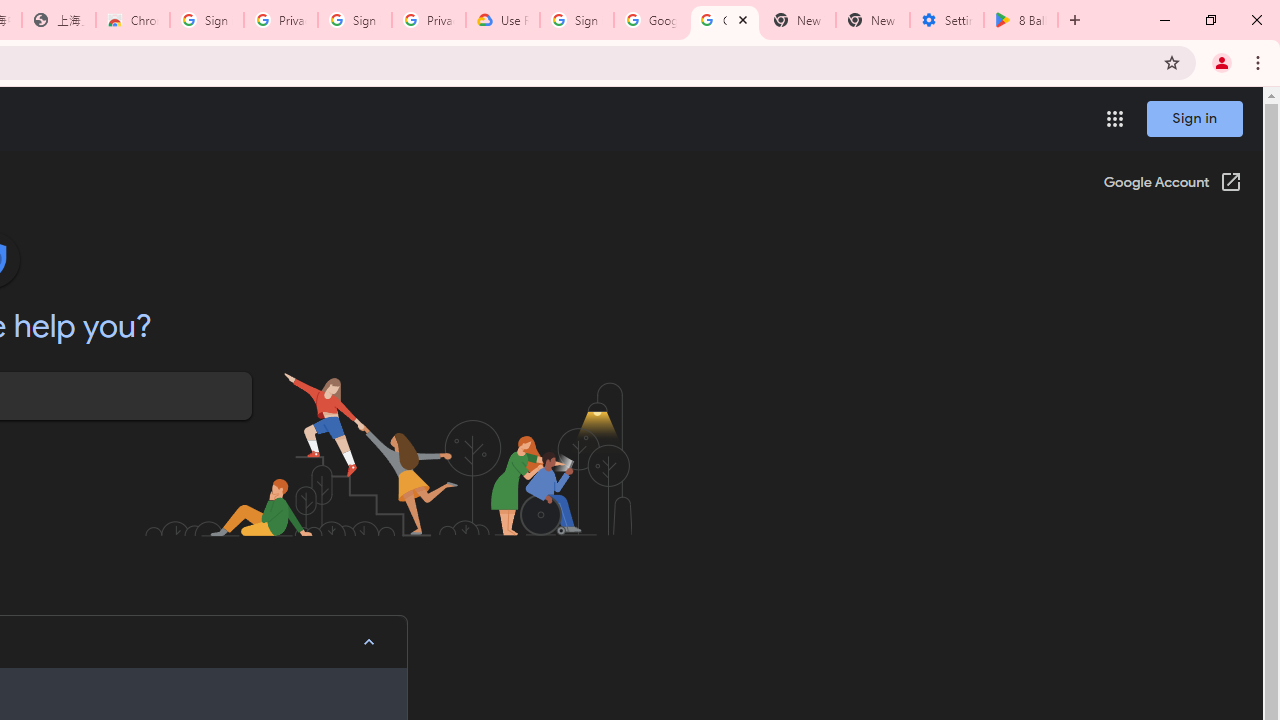  What do you see at coordinates (1021, 20) in the screenshot?
I see `'8 Ball Pool - Apps on Google Play'` at bounding box center [1021, 20].